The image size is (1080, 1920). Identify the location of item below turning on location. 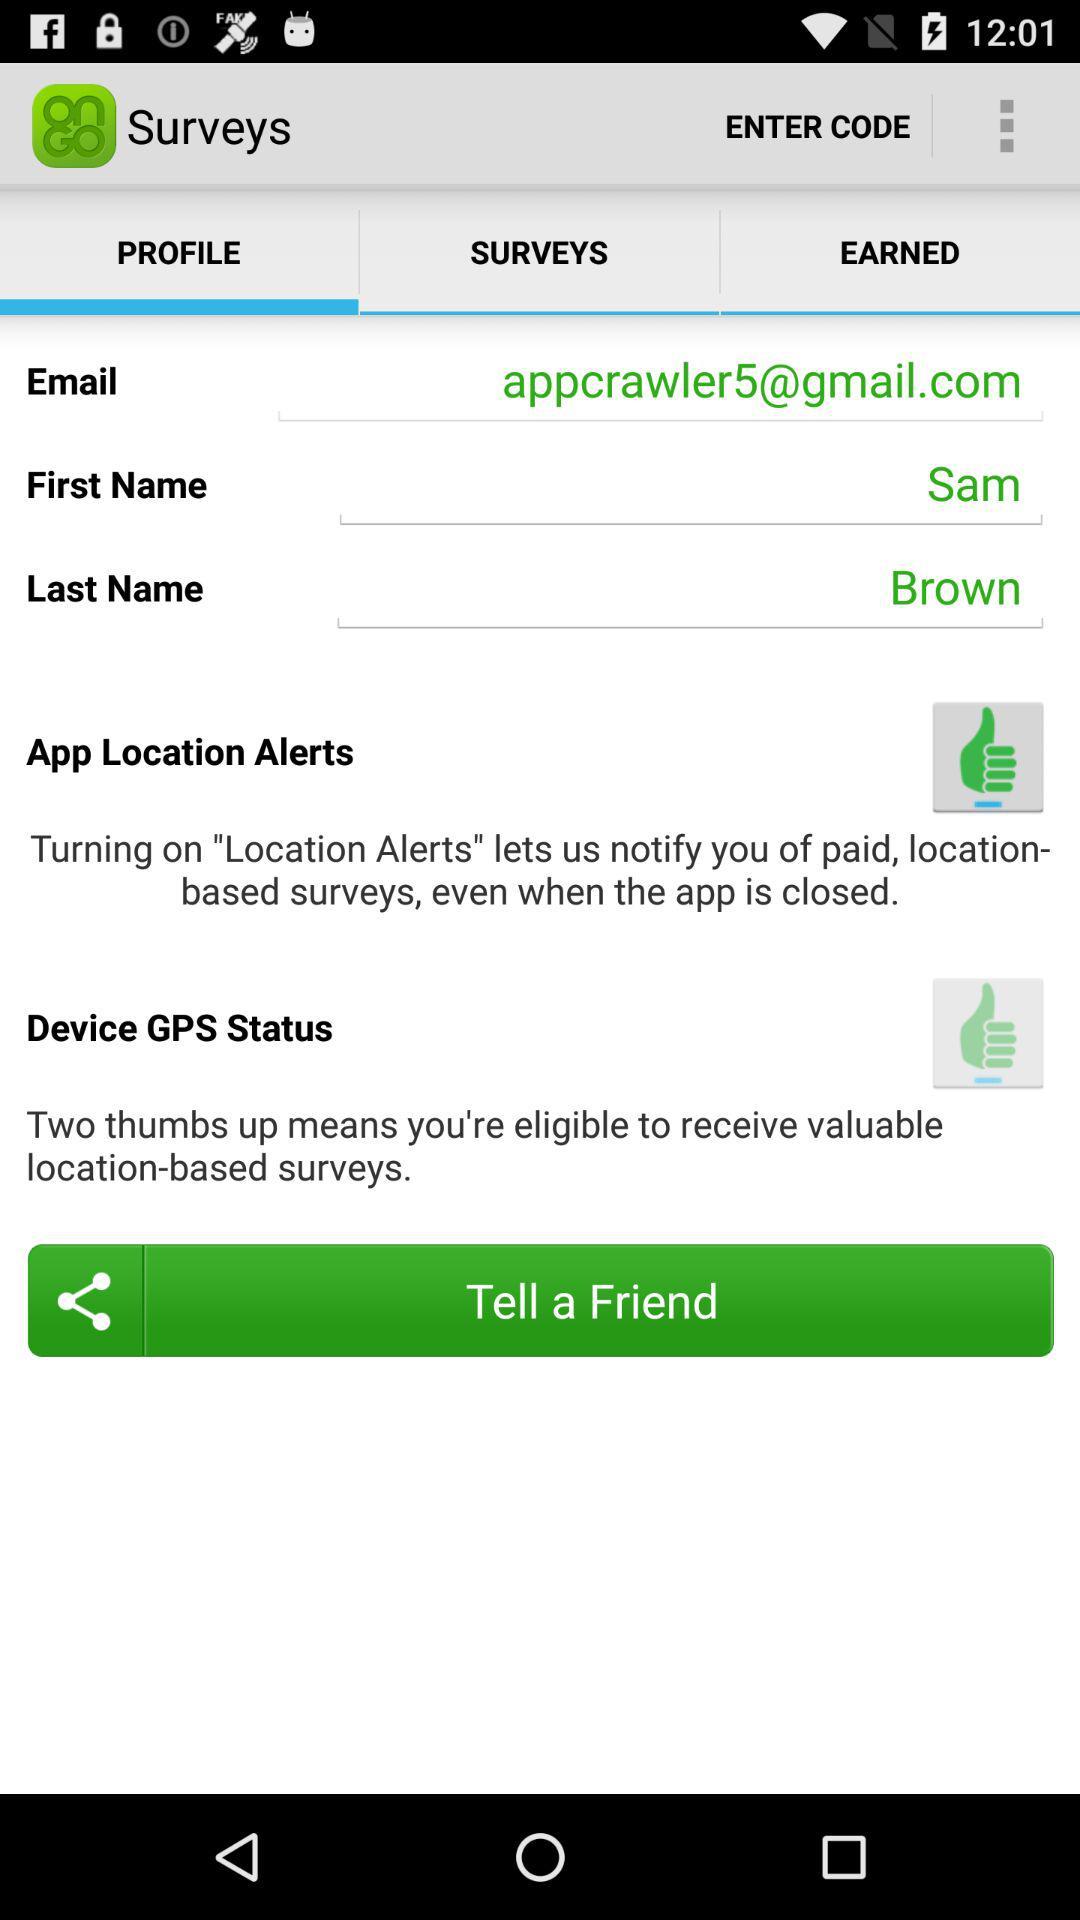
(987, 1033).